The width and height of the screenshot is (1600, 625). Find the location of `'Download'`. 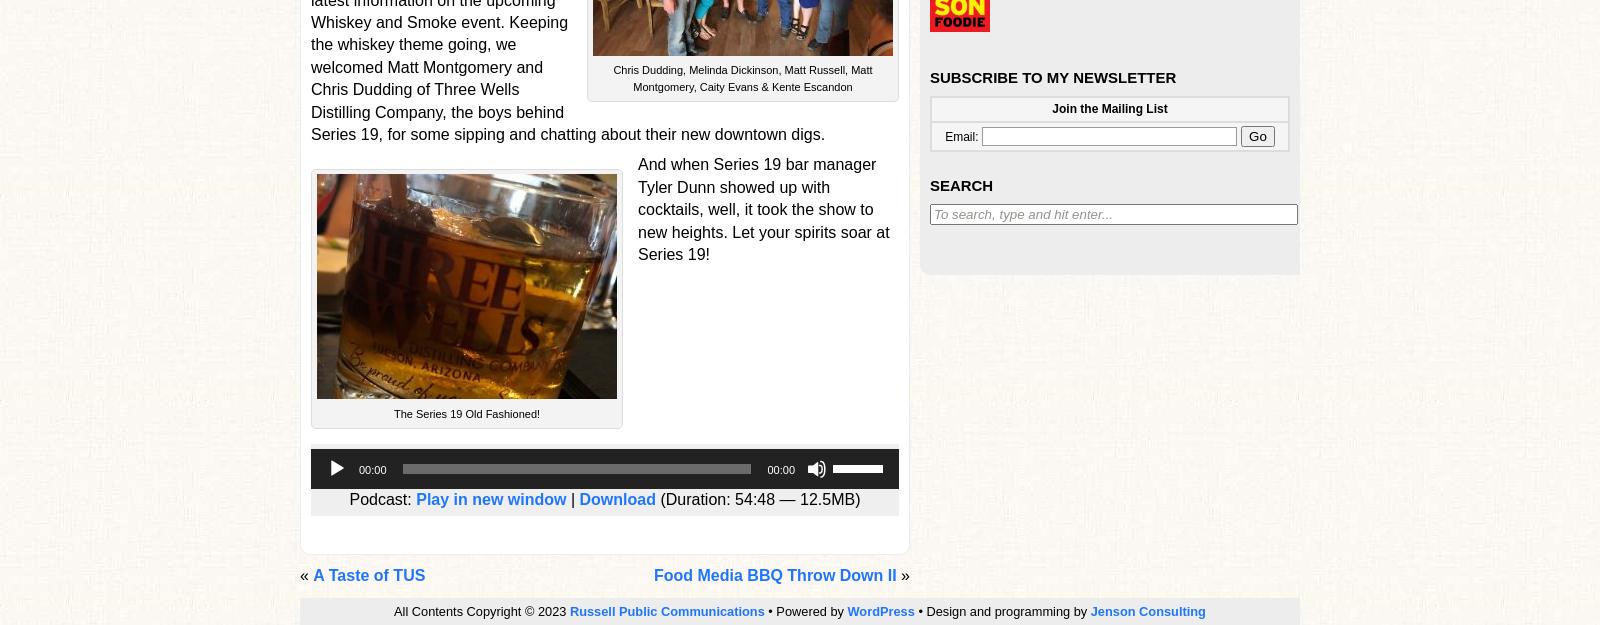

'Download' is located at coordinates (616, 497).